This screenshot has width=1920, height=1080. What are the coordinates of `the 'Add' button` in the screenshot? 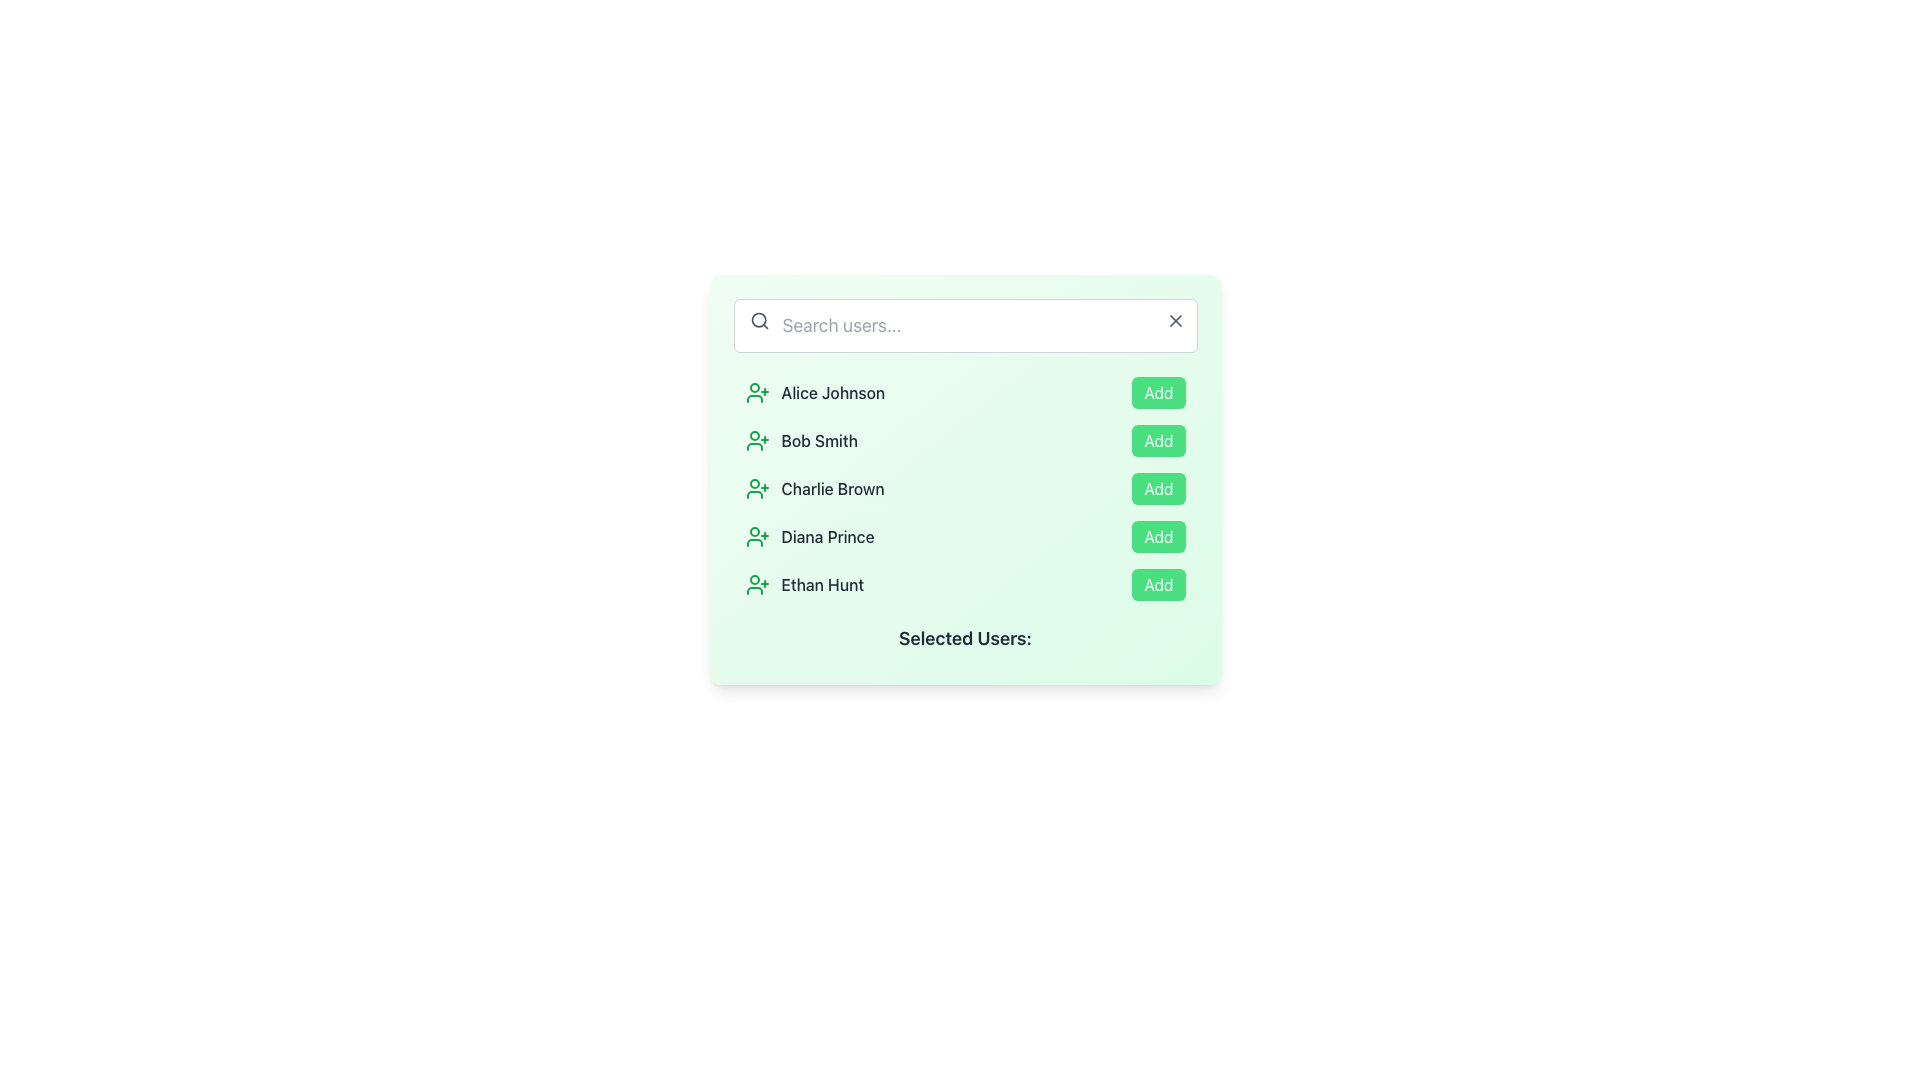 It's located at (965, 535).